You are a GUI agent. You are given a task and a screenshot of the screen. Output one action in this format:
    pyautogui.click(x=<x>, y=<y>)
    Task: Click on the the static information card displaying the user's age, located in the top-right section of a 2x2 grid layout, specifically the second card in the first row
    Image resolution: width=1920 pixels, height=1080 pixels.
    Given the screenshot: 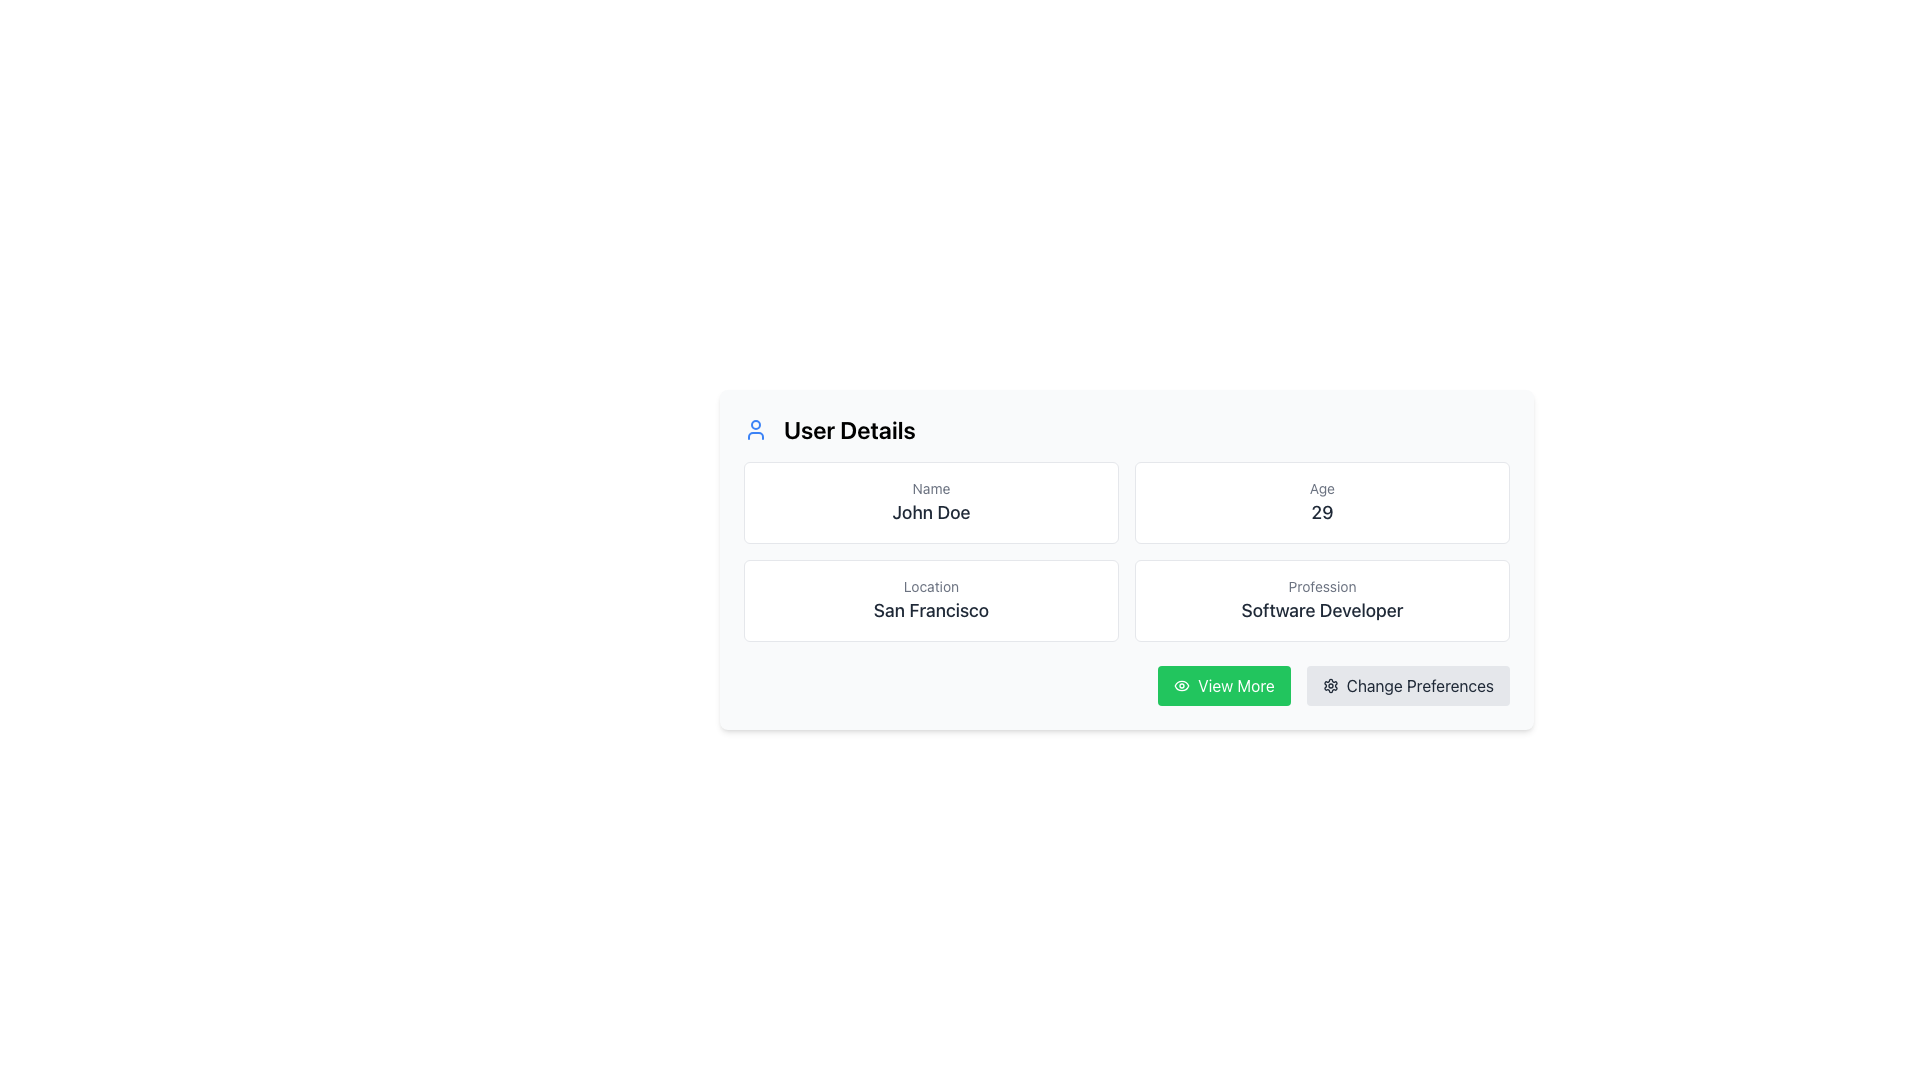 What is the action you would take?
    pyautogui.click(x=1322, y=501)
    